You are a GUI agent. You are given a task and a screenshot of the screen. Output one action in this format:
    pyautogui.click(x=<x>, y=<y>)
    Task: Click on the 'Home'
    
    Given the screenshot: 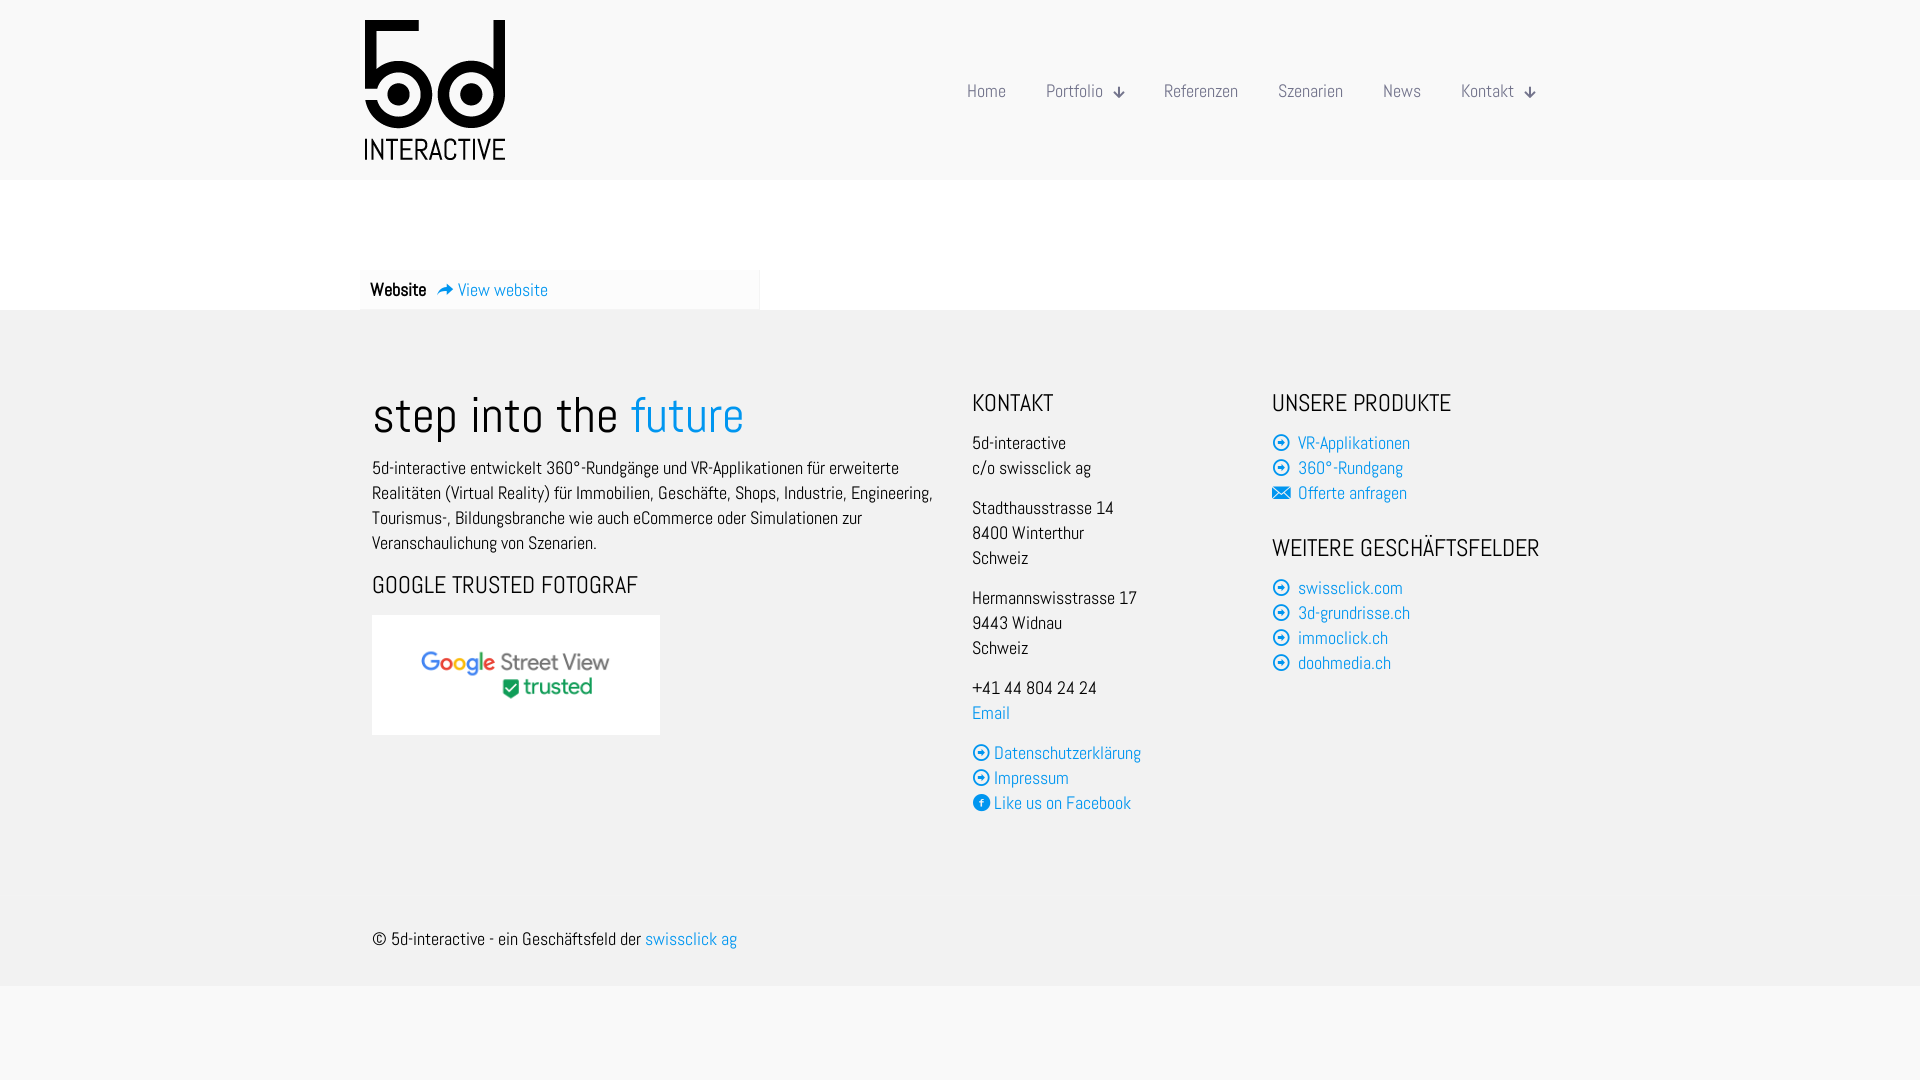 What is the action you would take?
    pyautogui.click(x=986, y=88)
    